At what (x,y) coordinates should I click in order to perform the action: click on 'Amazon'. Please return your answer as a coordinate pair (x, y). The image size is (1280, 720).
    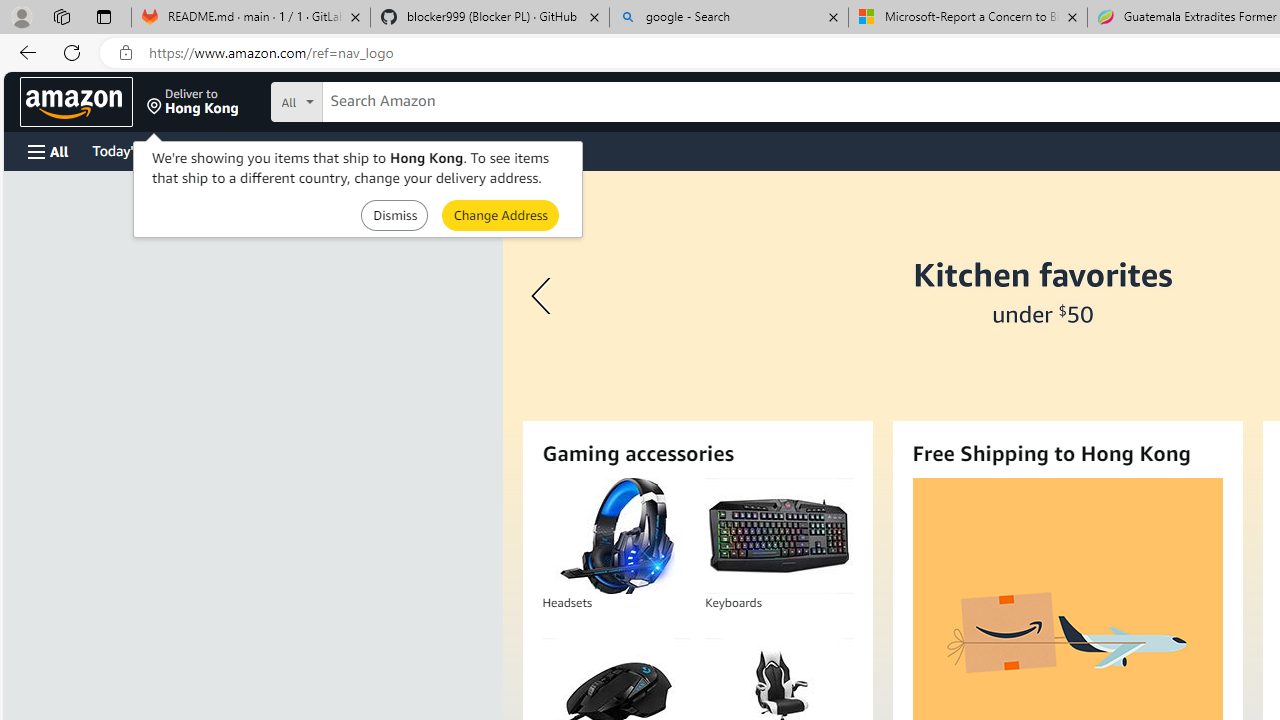
    Looking at the image, I should click on (76, 101).